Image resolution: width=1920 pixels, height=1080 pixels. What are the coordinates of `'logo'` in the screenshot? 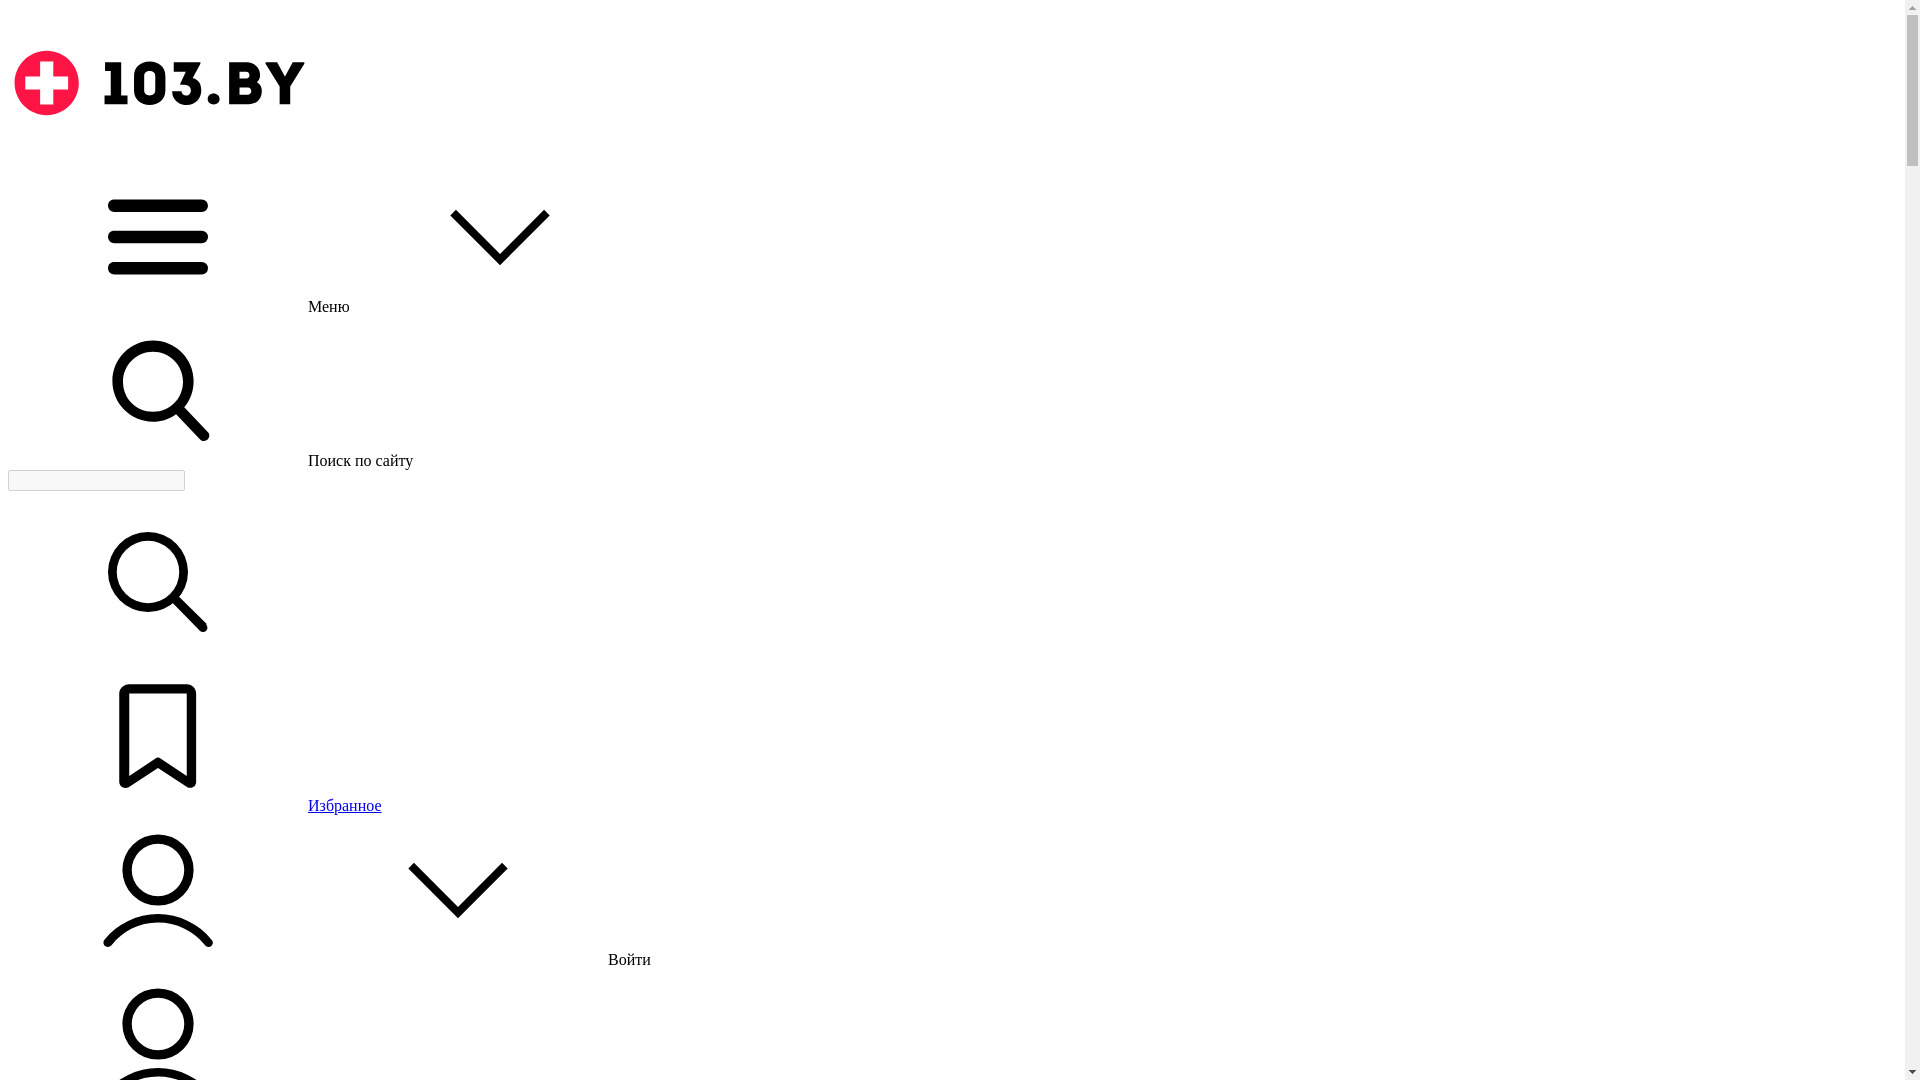 It's located at (157, 151).